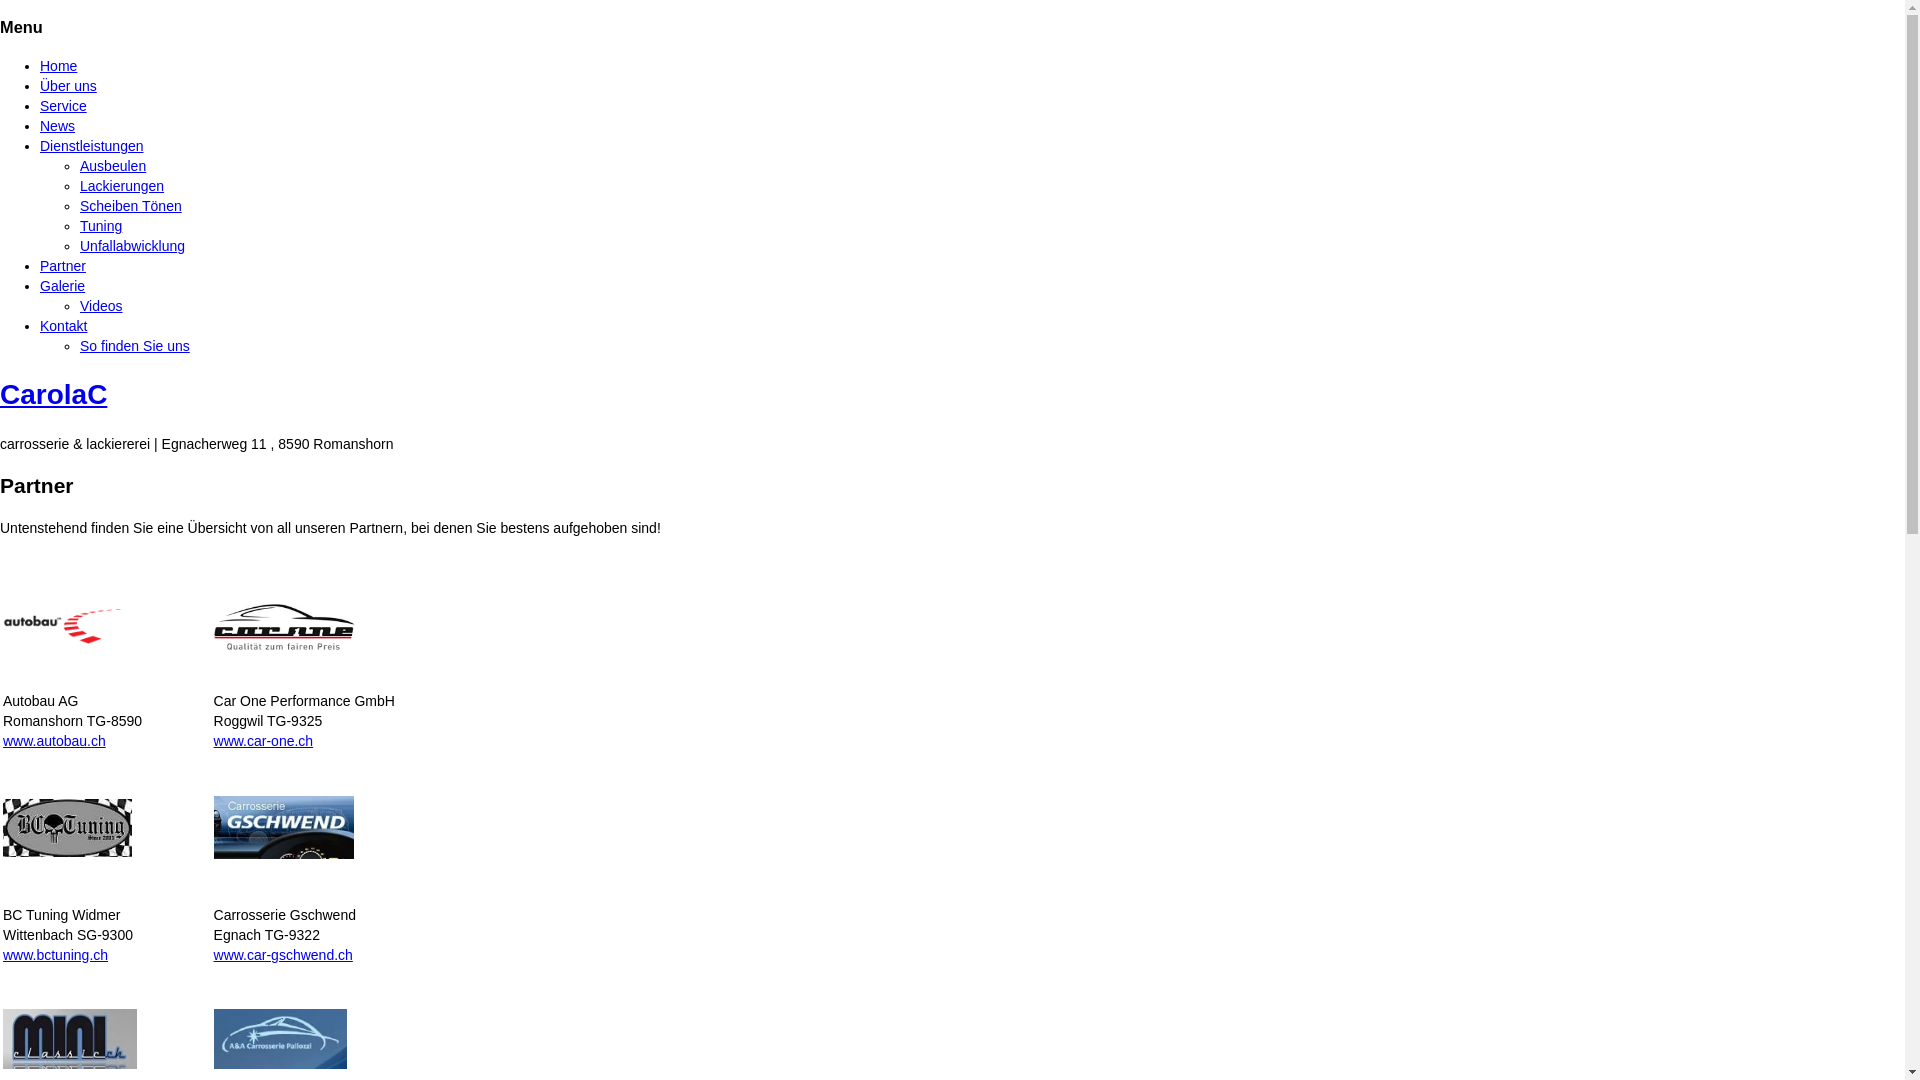 The width and height of the screenshot is (1920, 1080). I want to click on 'www.car-one.ch', so click(263, 740).